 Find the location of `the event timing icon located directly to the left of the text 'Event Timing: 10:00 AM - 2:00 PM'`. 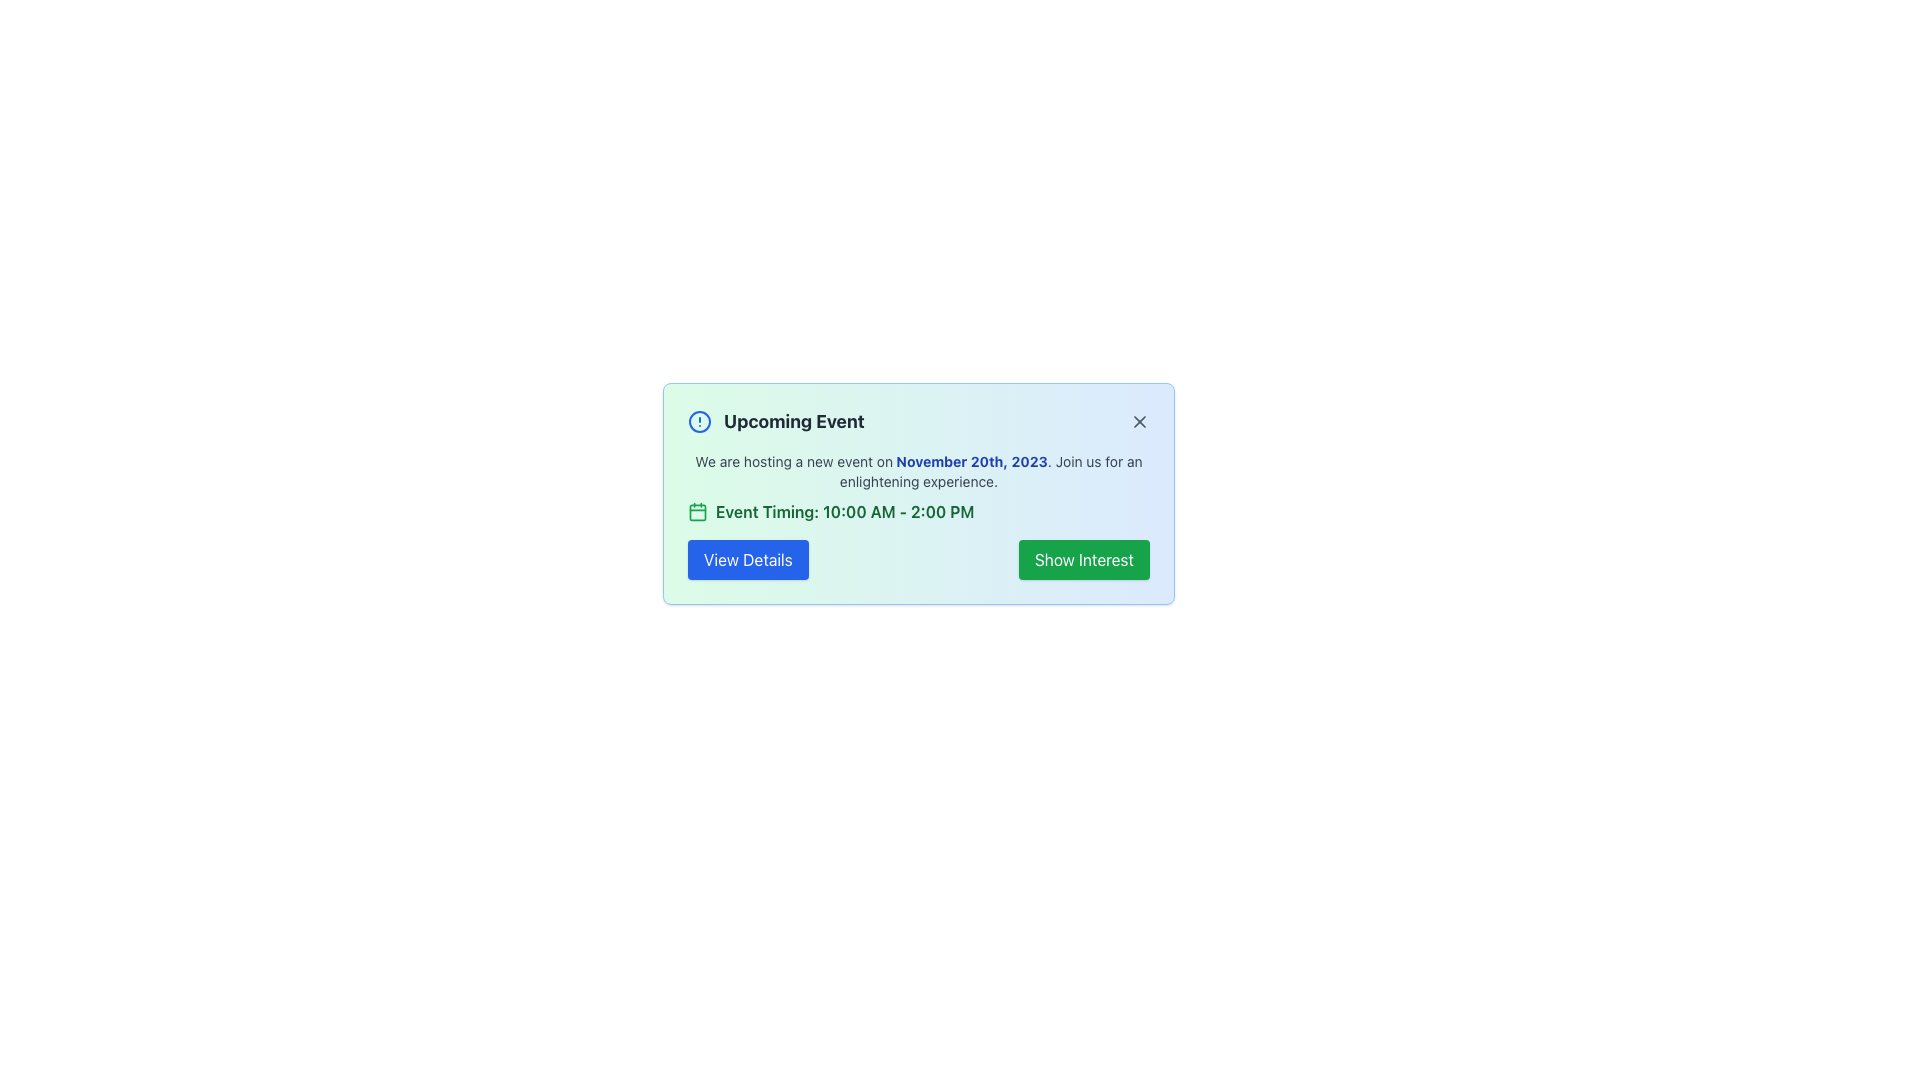

the event timing icon located directly to the left of the text 'Event Timing: 10:00 AM - 2:00 PM' is located at coordinates (697, 511).